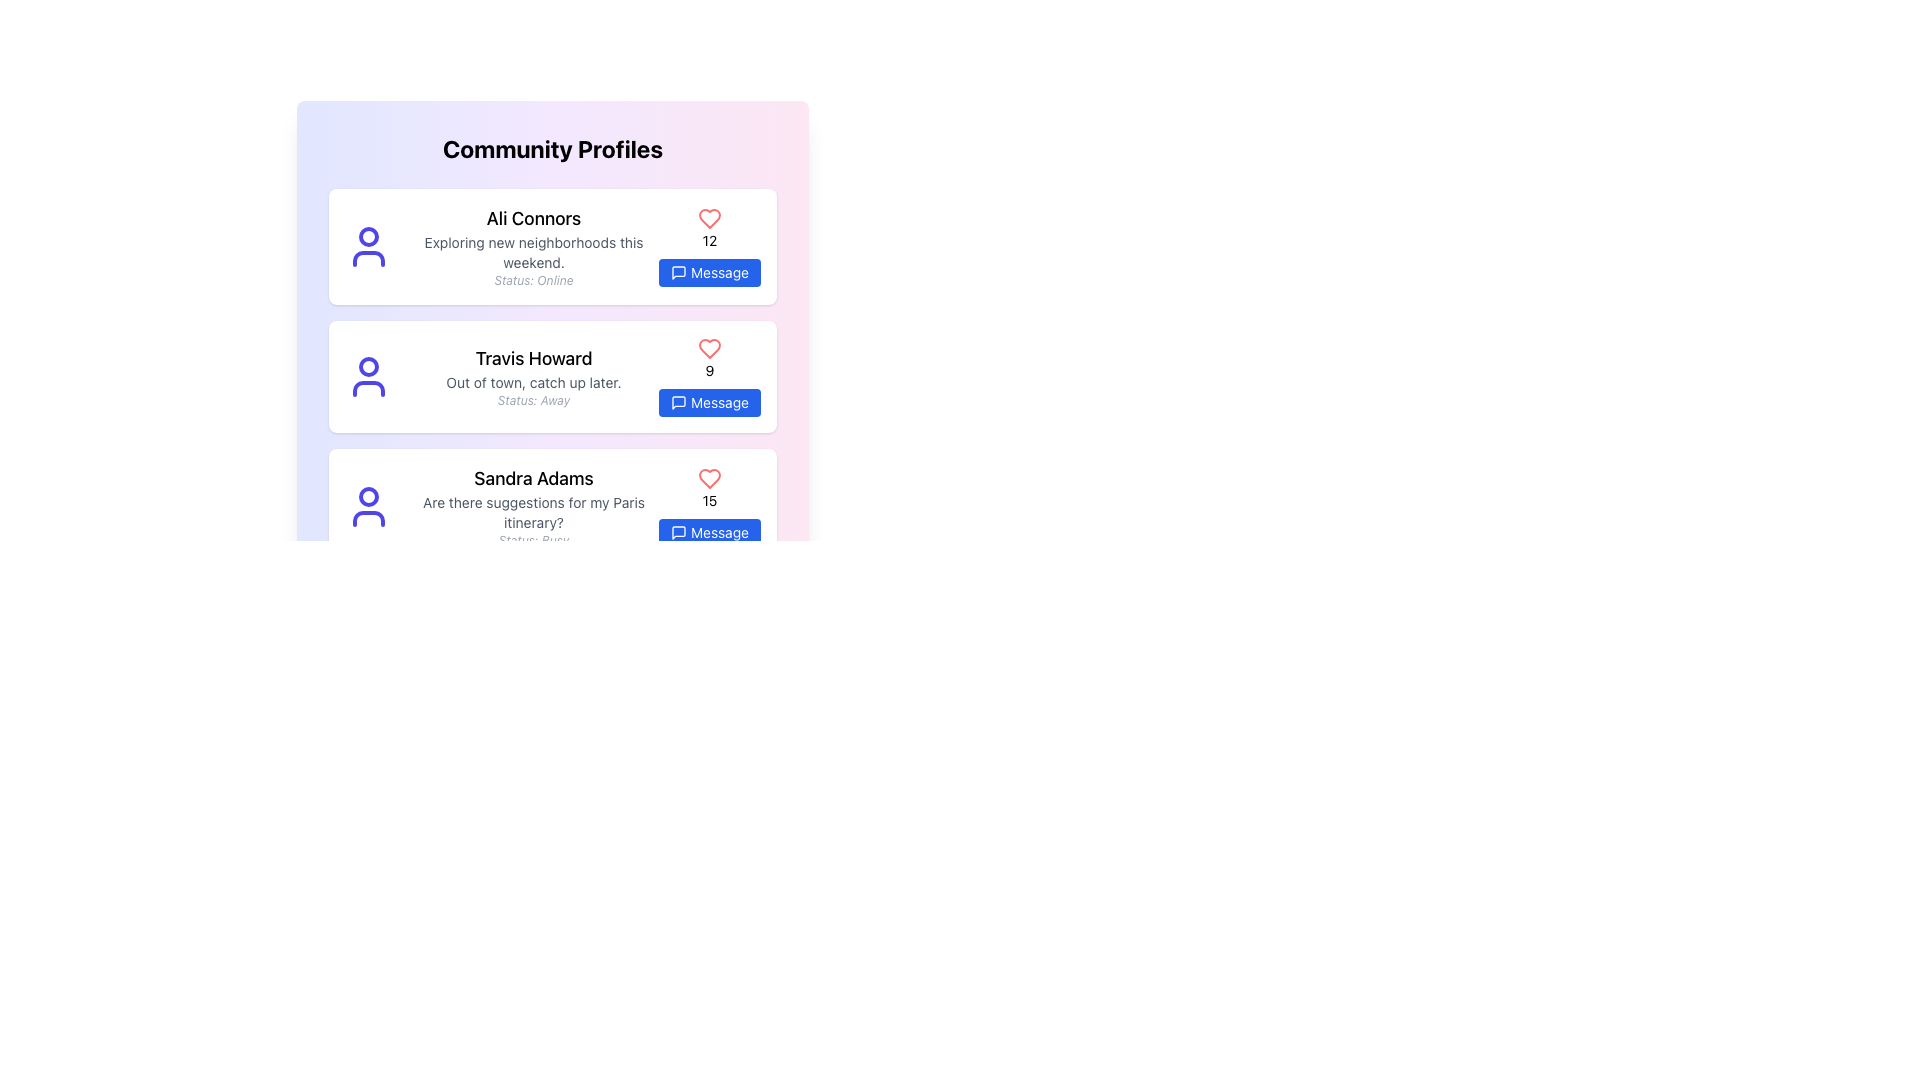 This screenshot has width=1920, height=1080. What do you see at coordinates (679, 273) in the screenshot?
I see `the speech bubble icon located within the blue 'Message' button under the profile card of 'Ali Connors'` at bounding box center [679, 273].